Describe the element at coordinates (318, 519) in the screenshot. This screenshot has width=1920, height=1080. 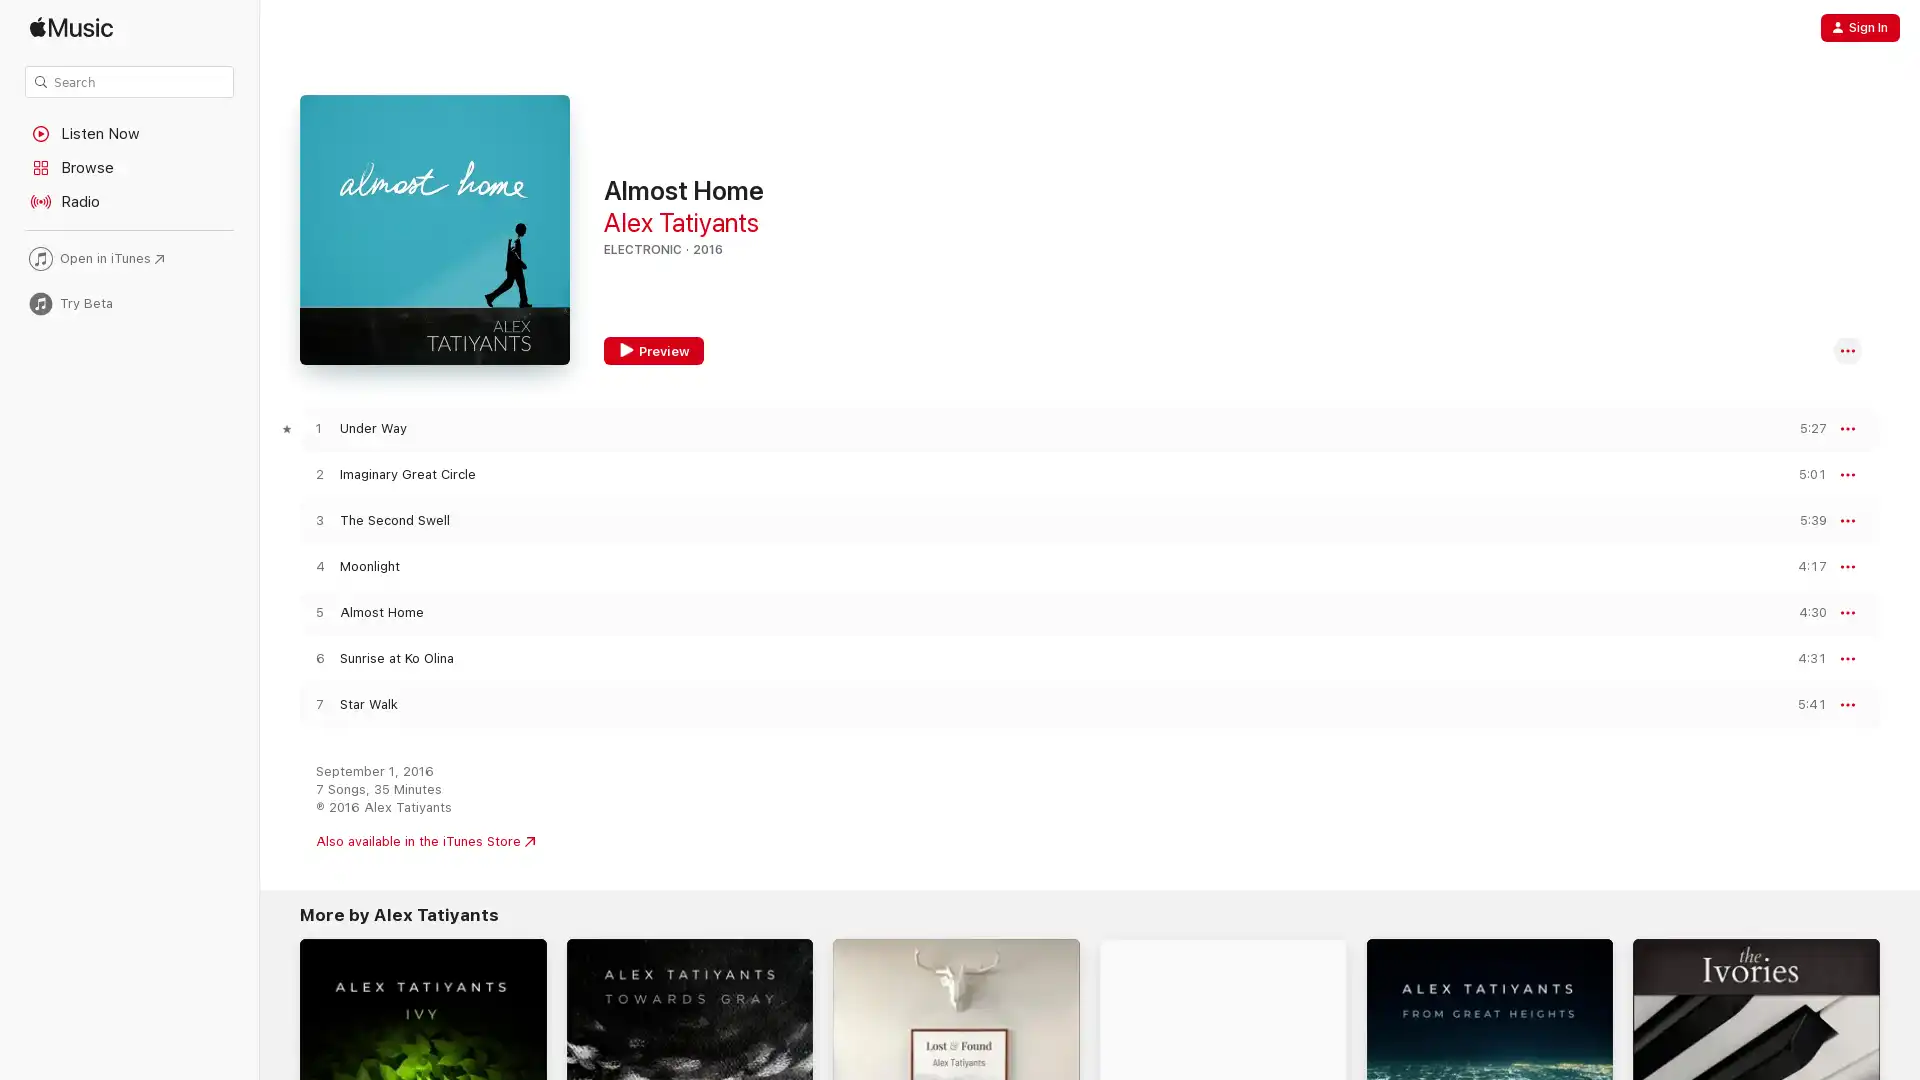
I see `Play` at that location.